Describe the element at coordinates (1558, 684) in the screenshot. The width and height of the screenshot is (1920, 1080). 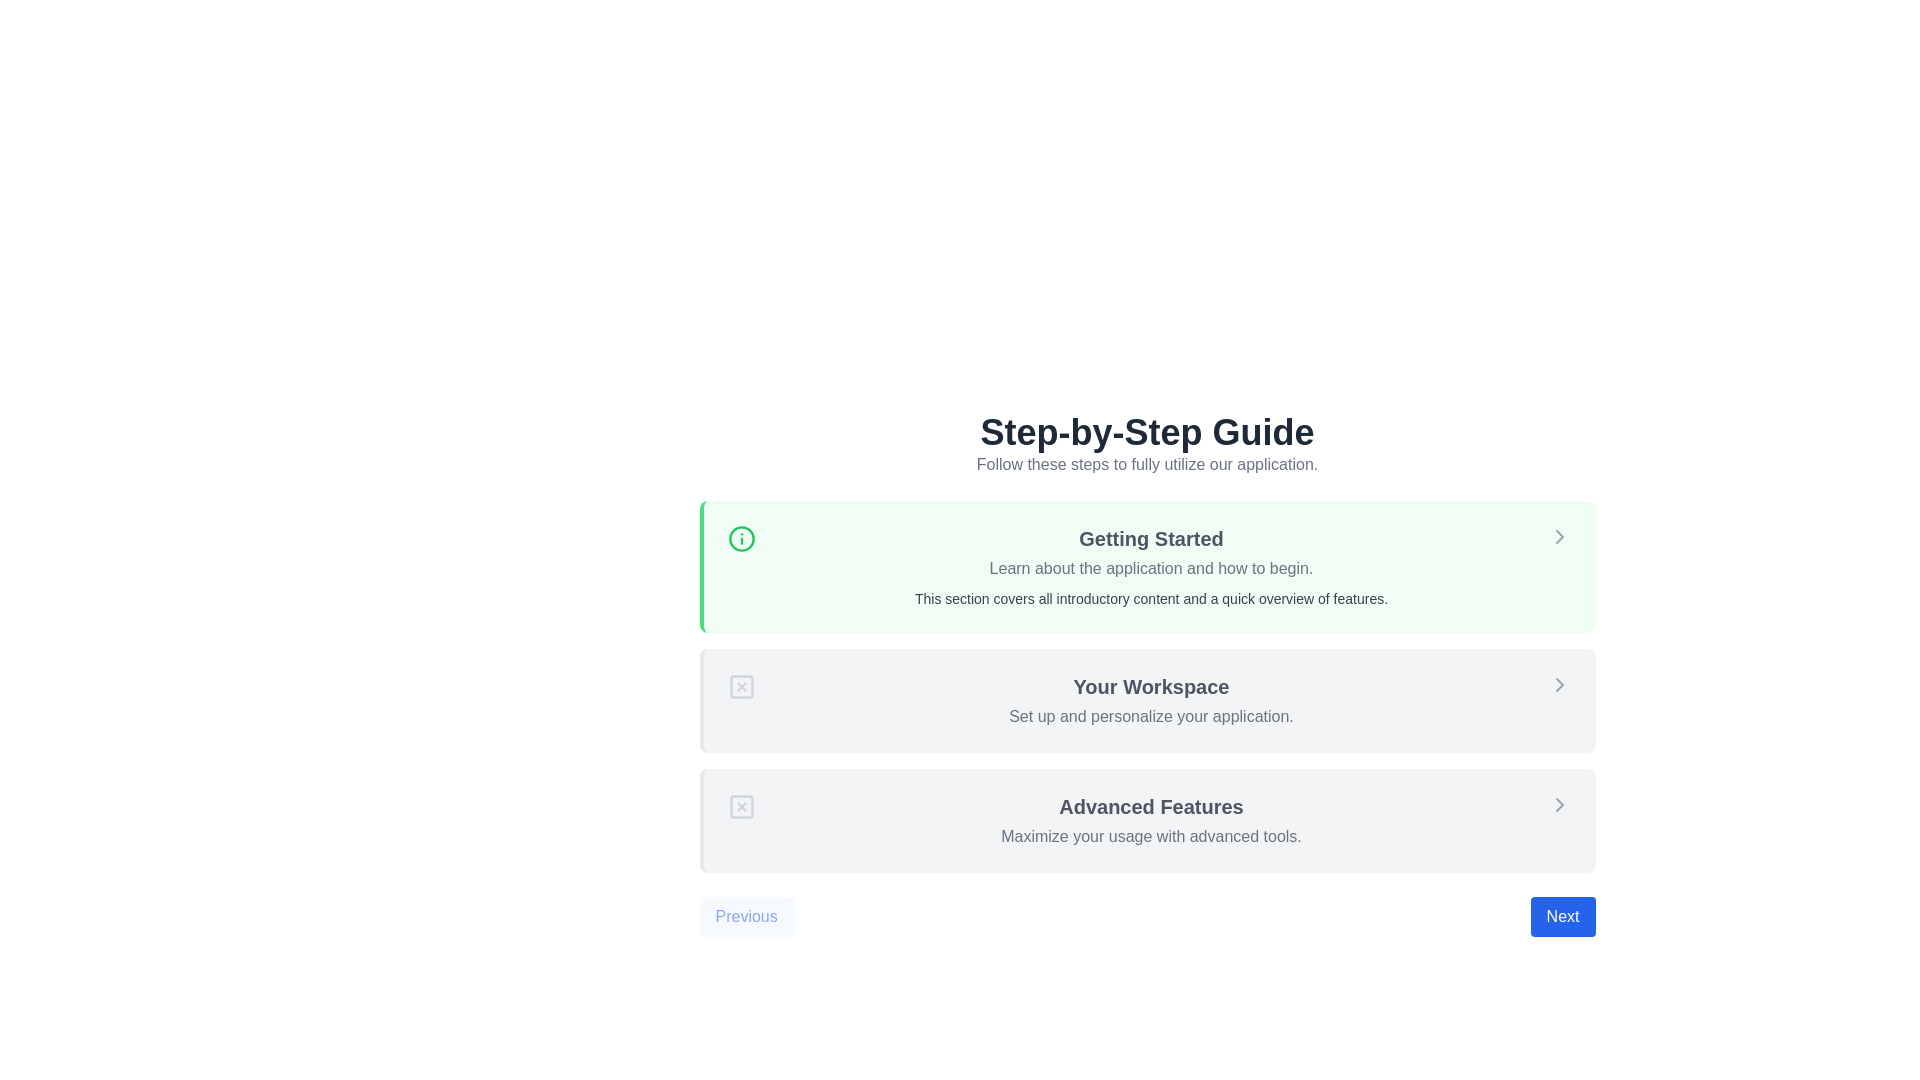
I see `the chevron icon located at the right end of the 'Your Workspace' section` at that location.